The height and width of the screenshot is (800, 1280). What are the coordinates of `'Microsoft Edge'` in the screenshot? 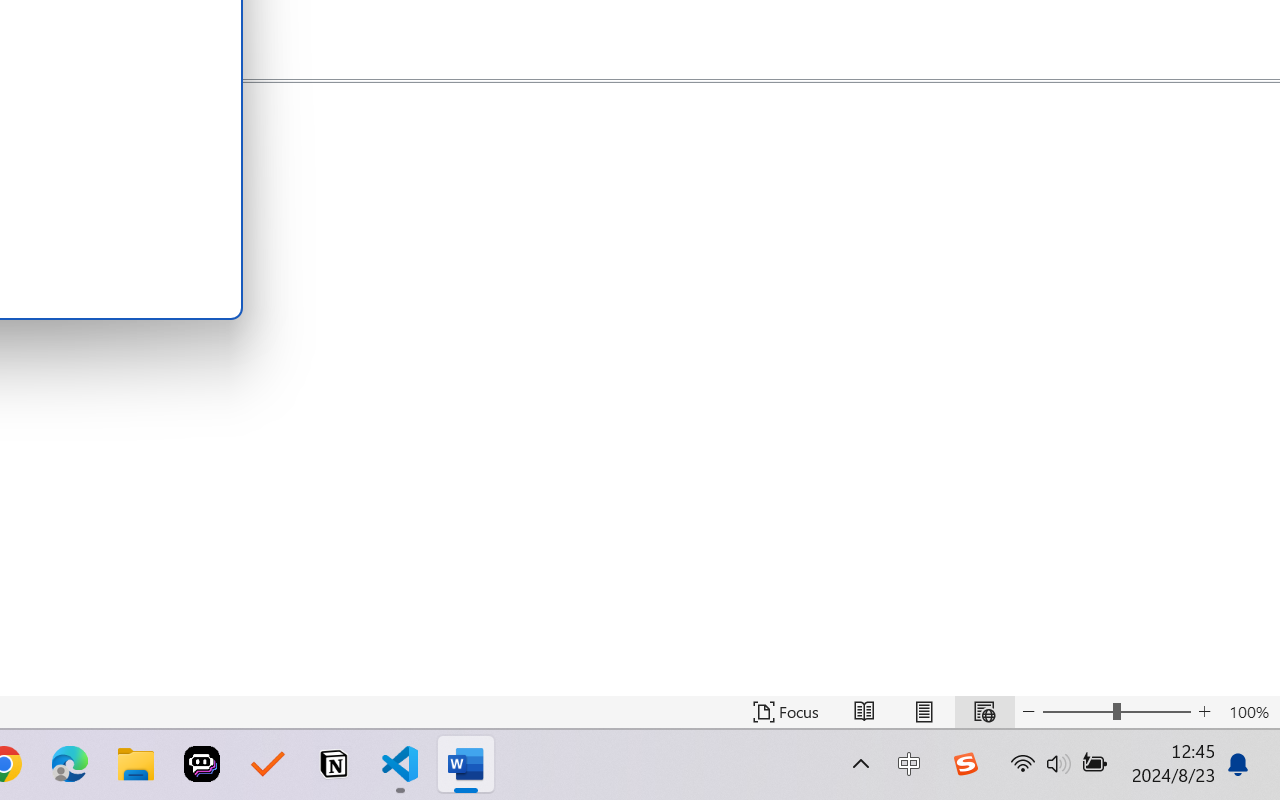 It's located at (69, 764).